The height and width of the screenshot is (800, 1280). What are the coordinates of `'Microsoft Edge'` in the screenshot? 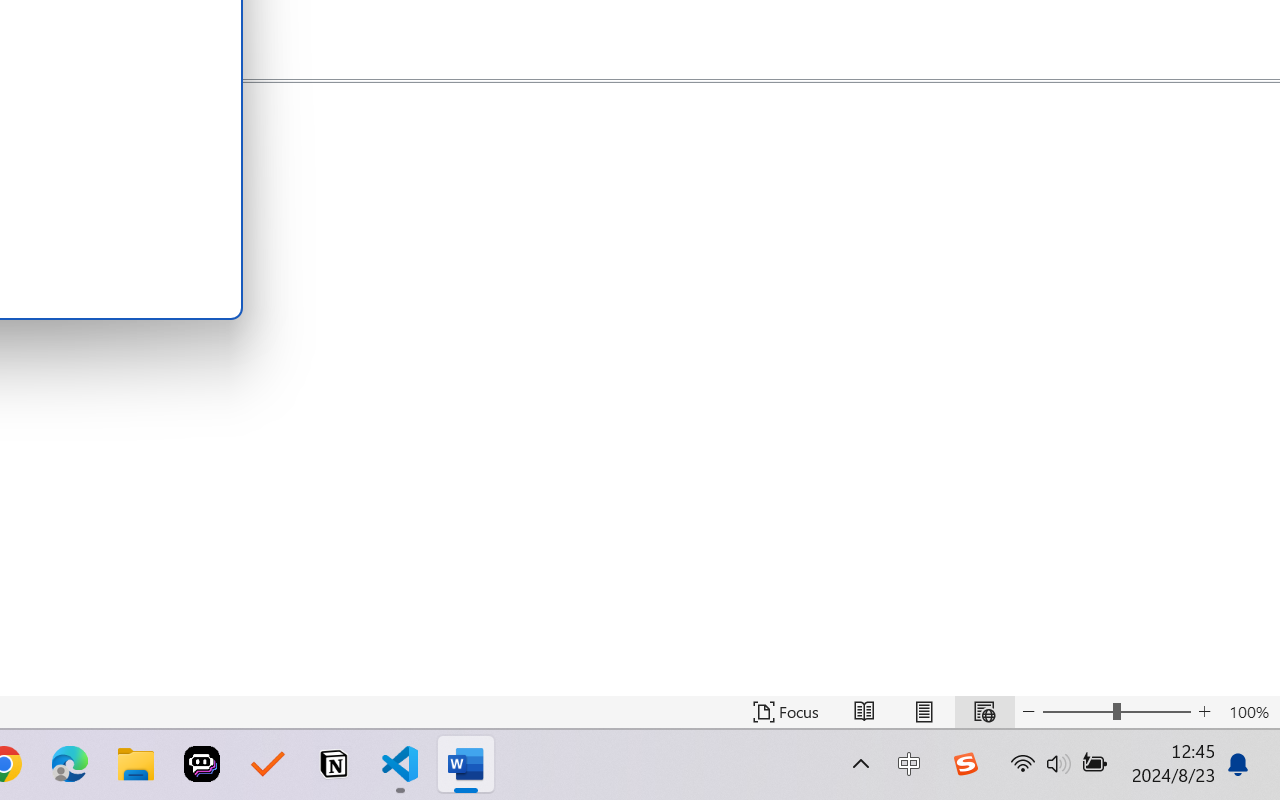 It's located at (69, 764).